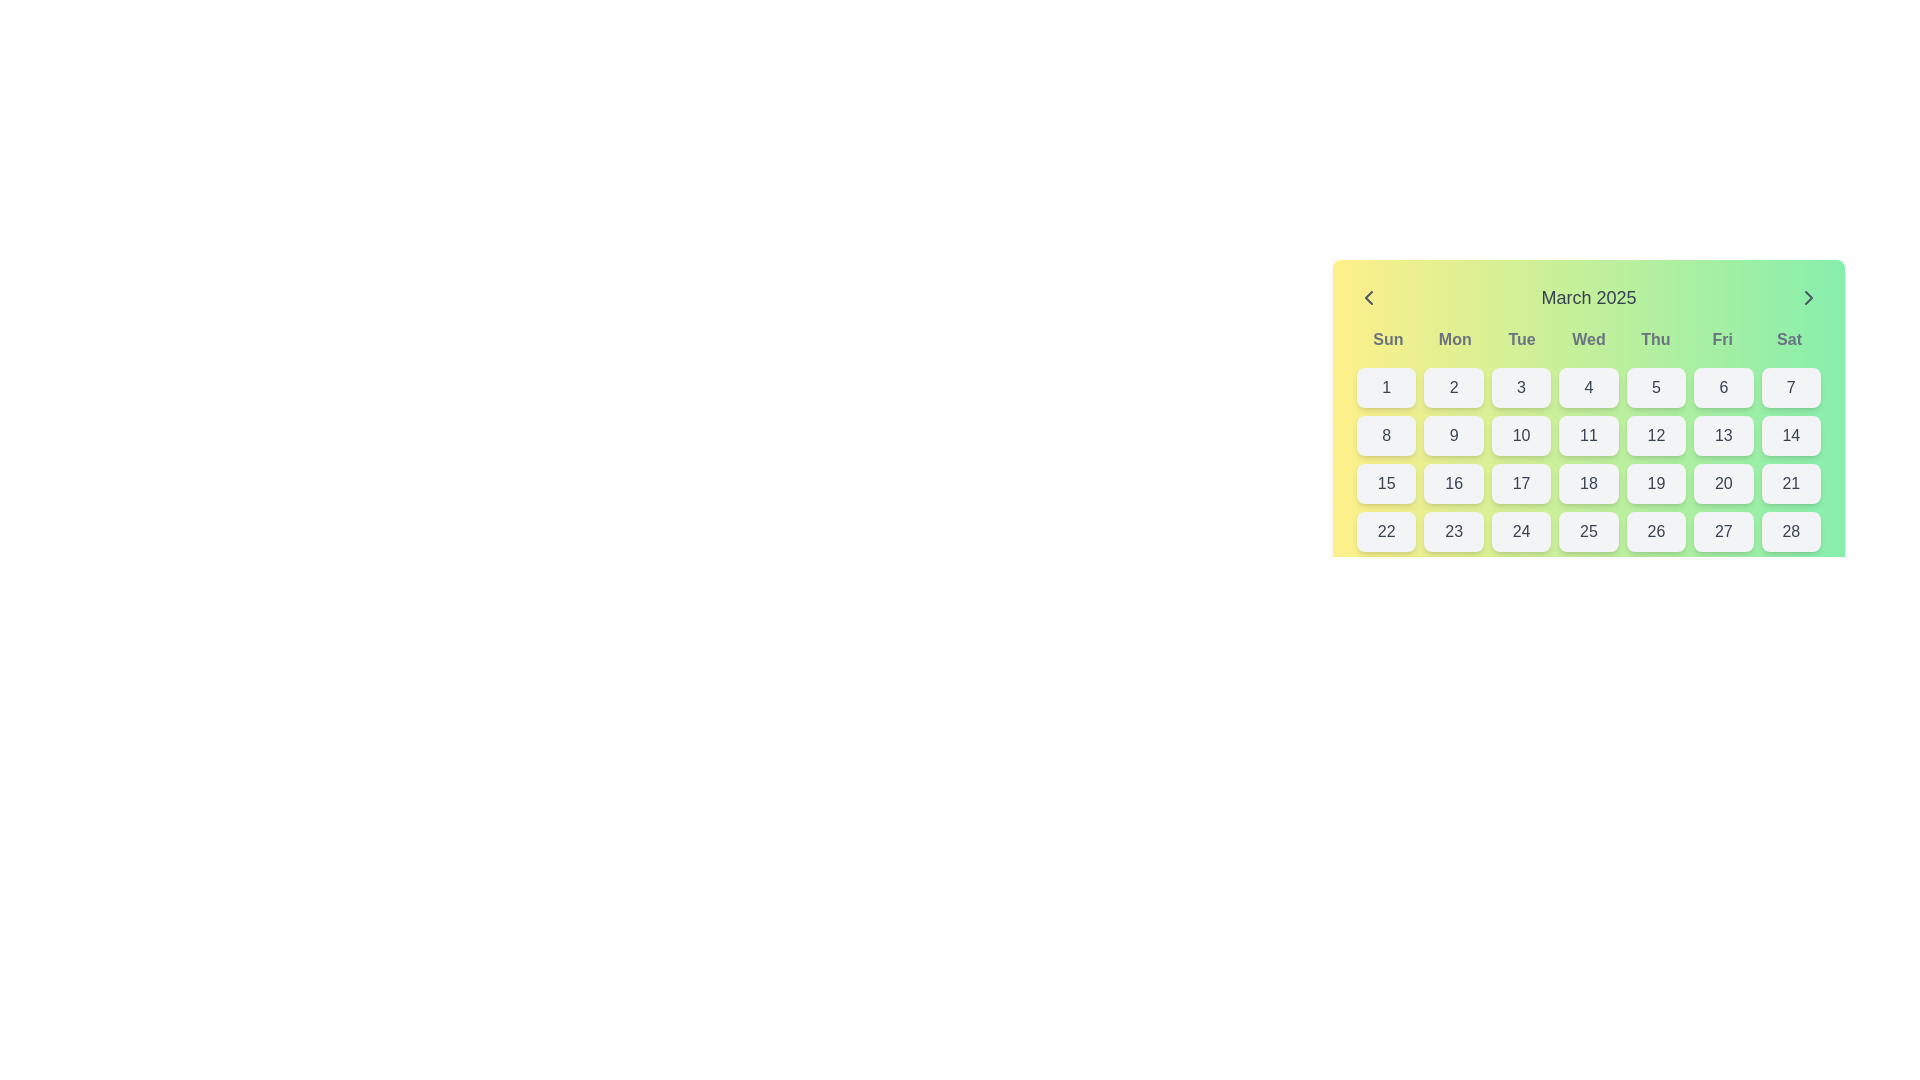 The width and height of the screenshot is (1920, 1080). Describe the element at coordinates (1520, 531) in the screenshot. I see `the button displaying the numeral '24' in dark gray text, which is styled as a square with rounded corners and has a light gray background` at that location.